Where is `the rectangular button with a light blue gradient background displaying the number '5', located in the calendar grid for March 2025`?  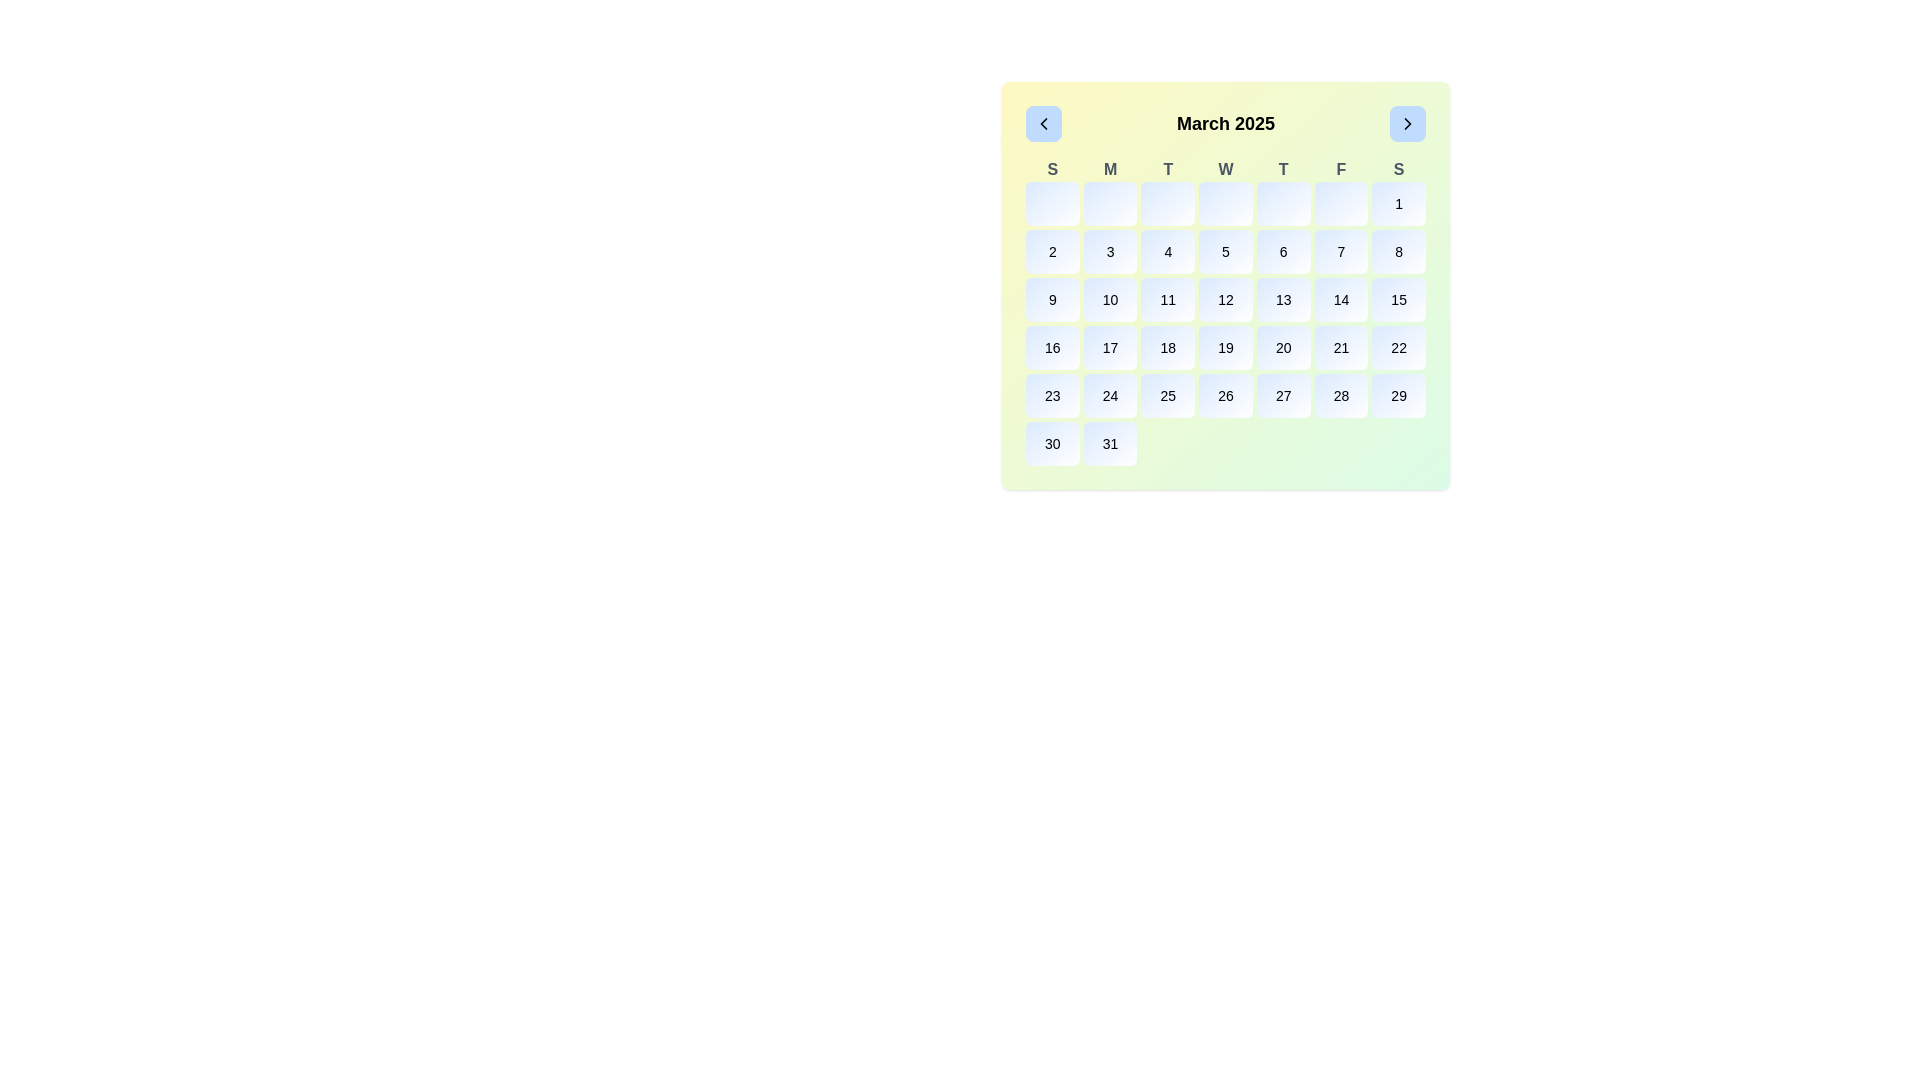 the rectangular button with a light blue gradient background displaying the number '5', located in the calendar grid for March 2025 is located at coordinates (1224, 250).